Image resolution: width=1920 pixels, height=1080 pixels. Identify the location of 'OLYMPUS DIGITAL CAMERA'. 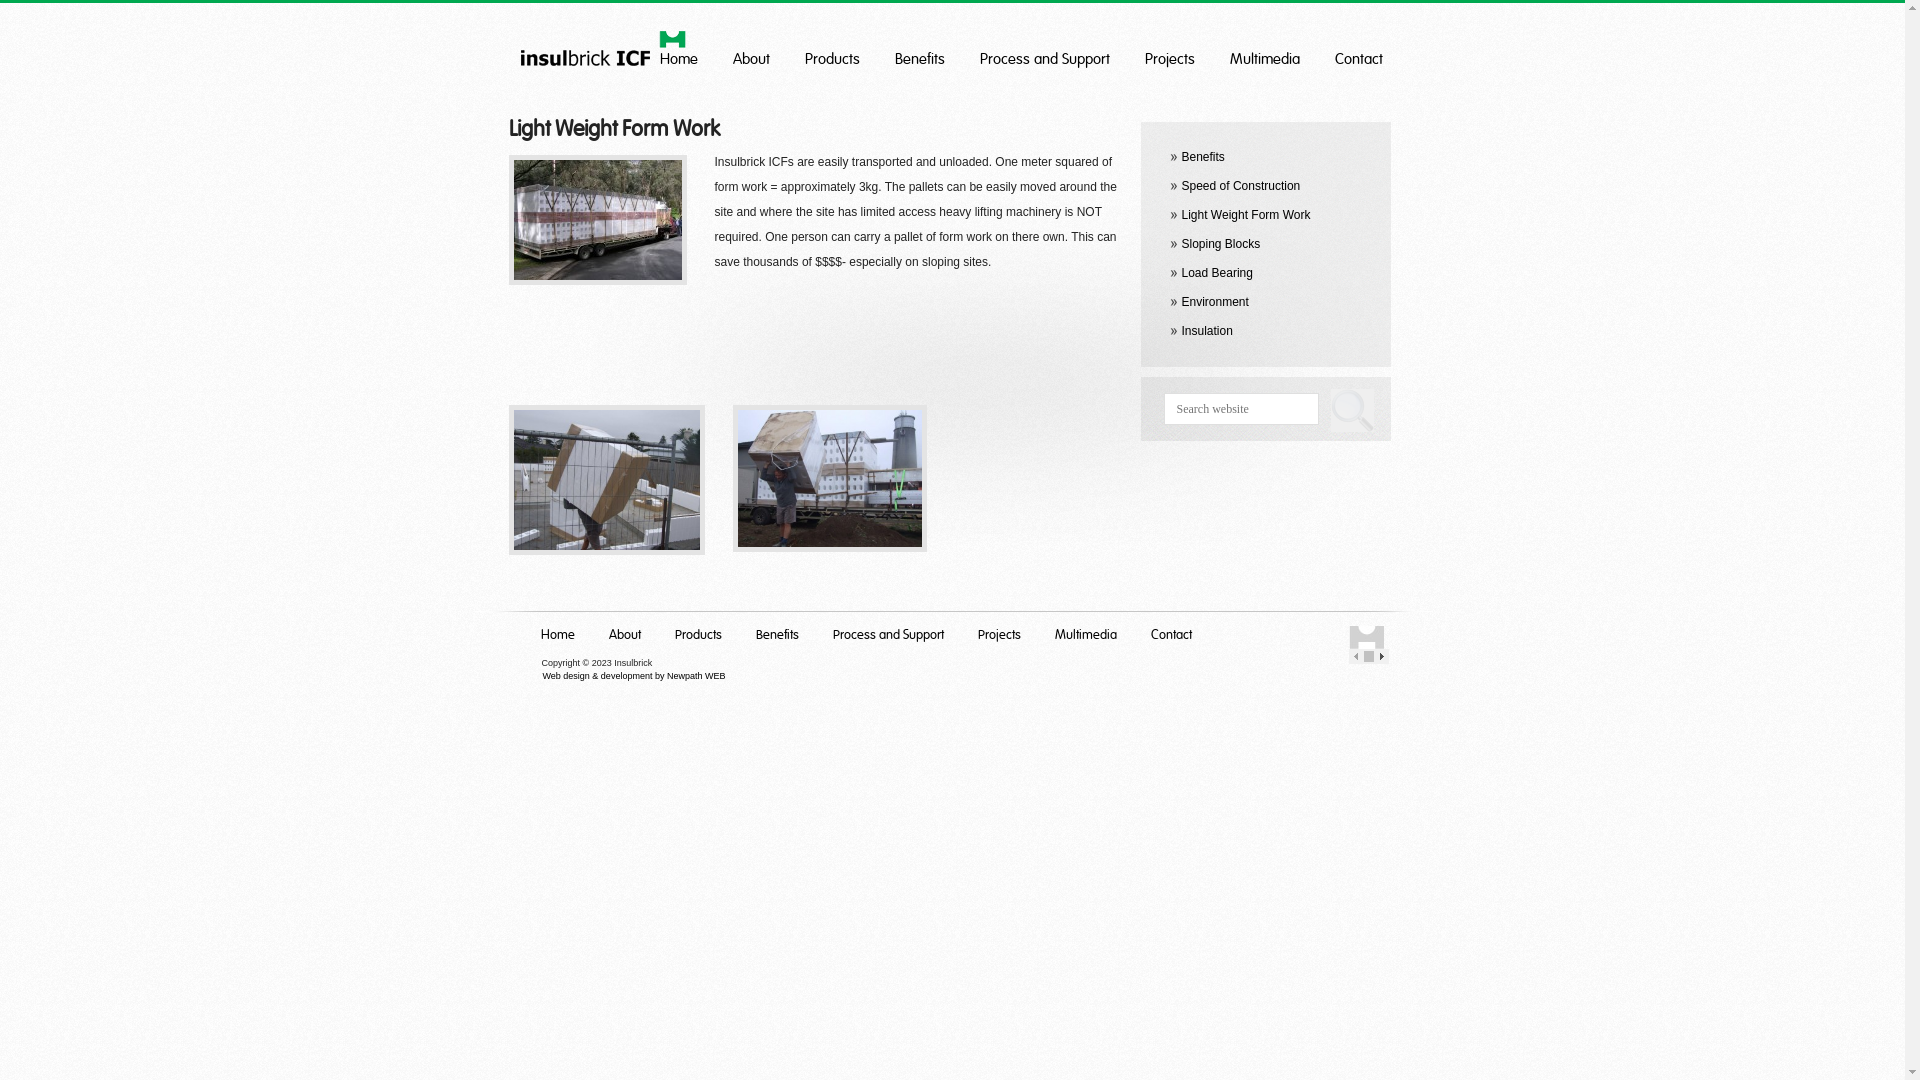
(508, 219).